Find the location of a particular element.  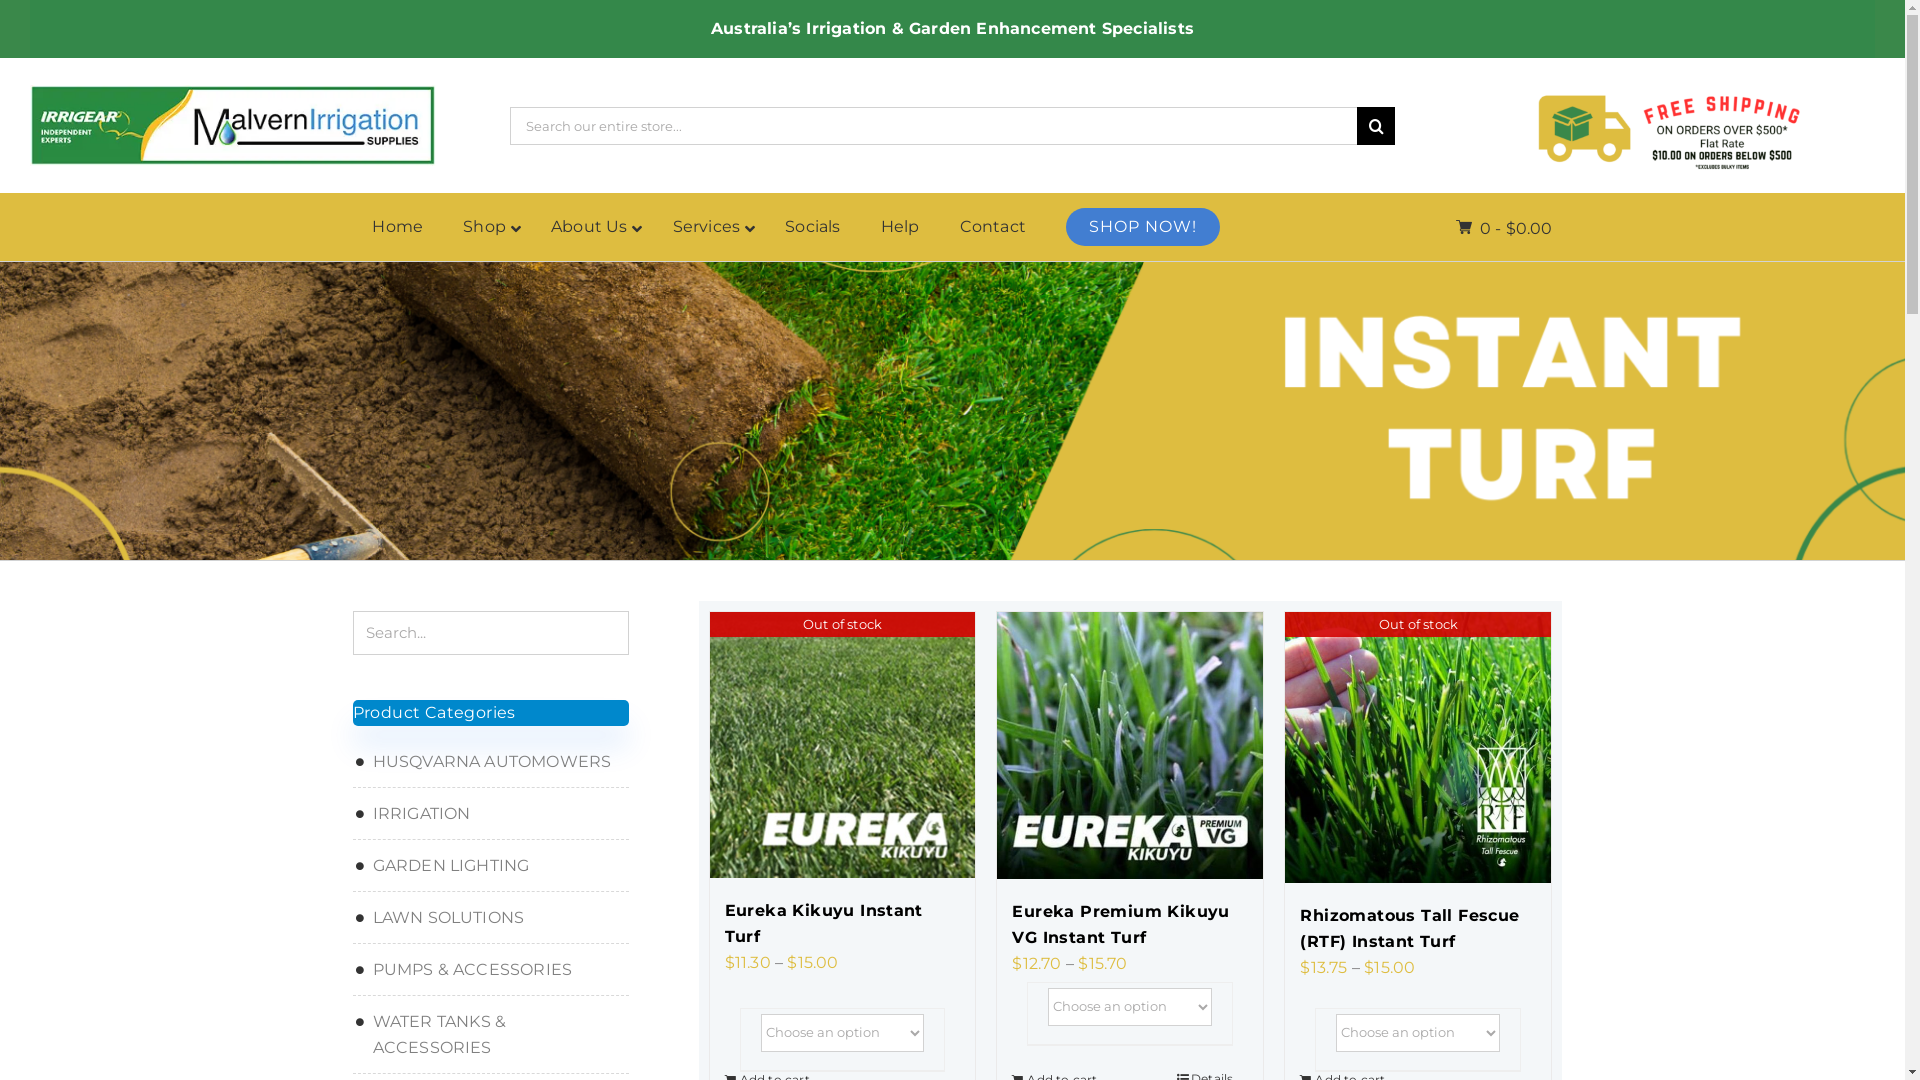

'Eureka Premium Kikuyu VG Instant Turf' is located at coordinates (1129, 925).